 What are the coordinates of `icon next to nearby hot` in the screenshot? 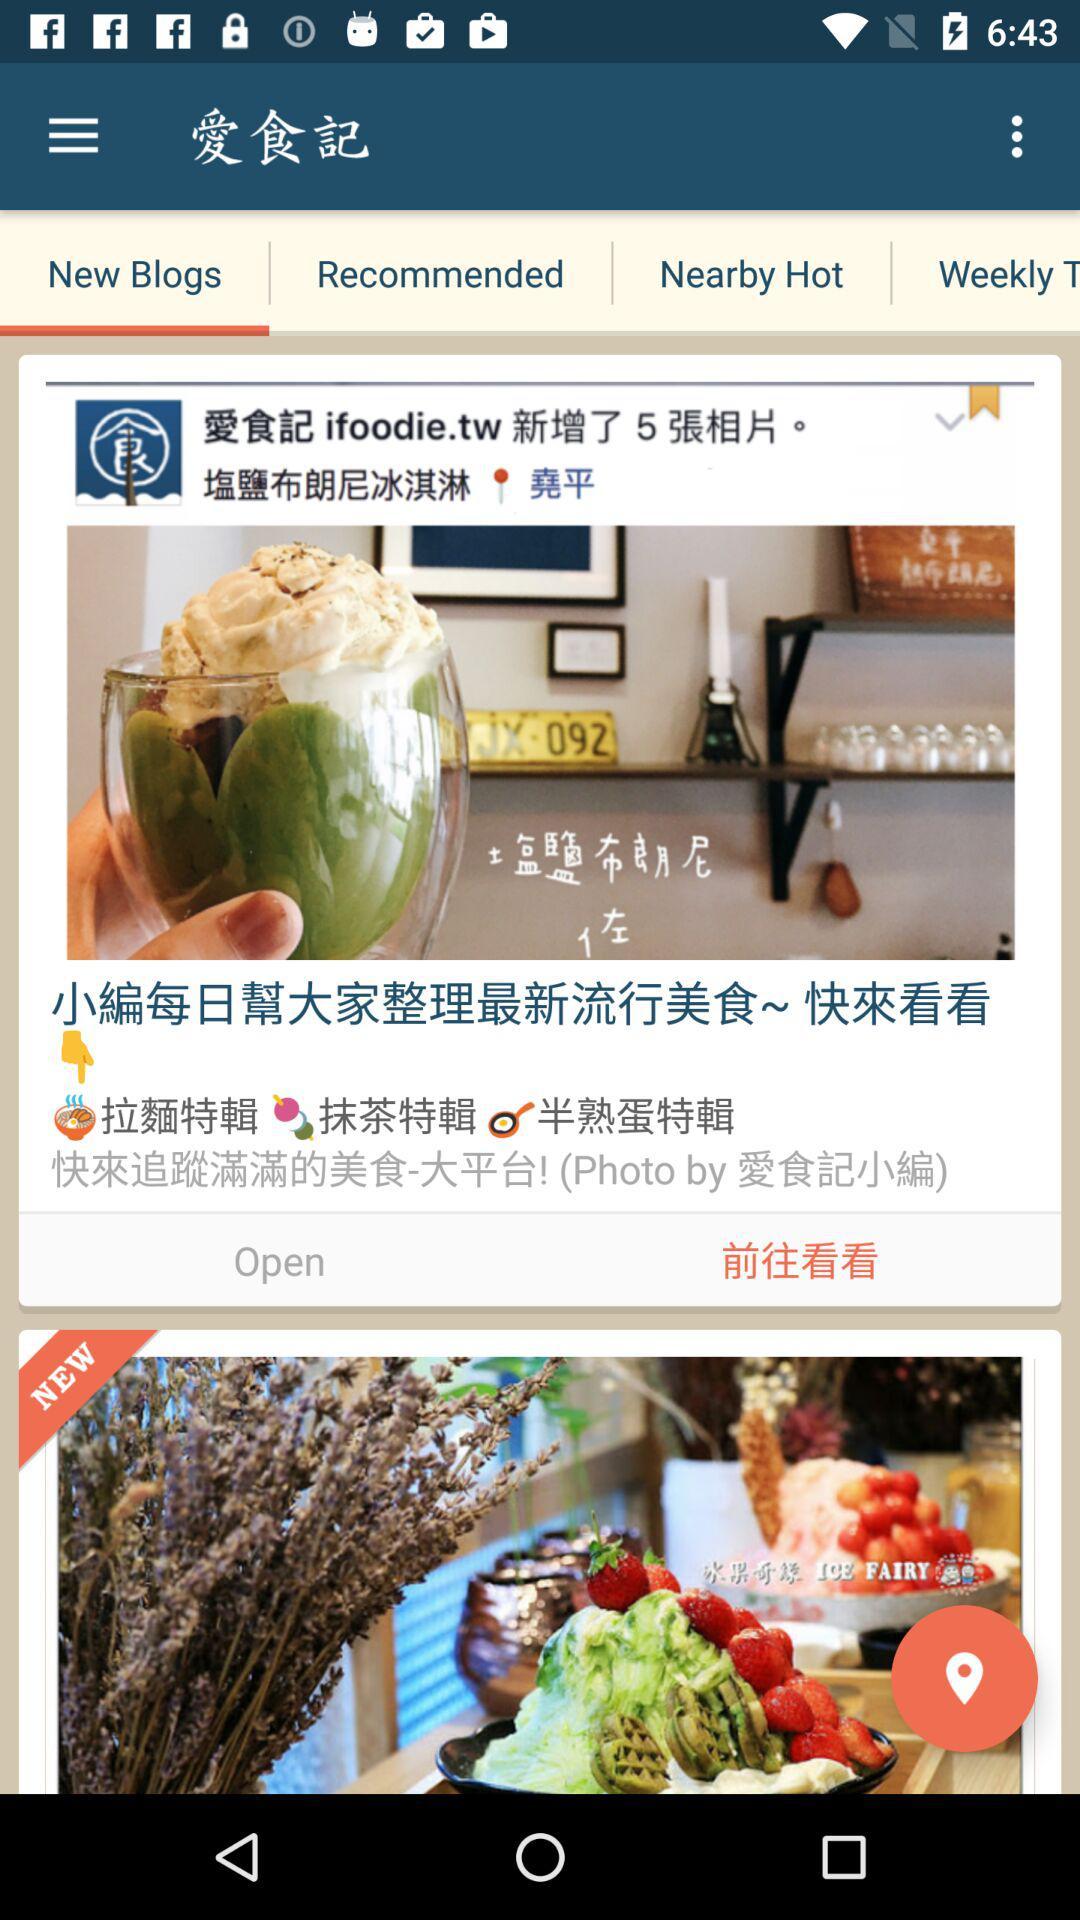 It's located at (984, 272).